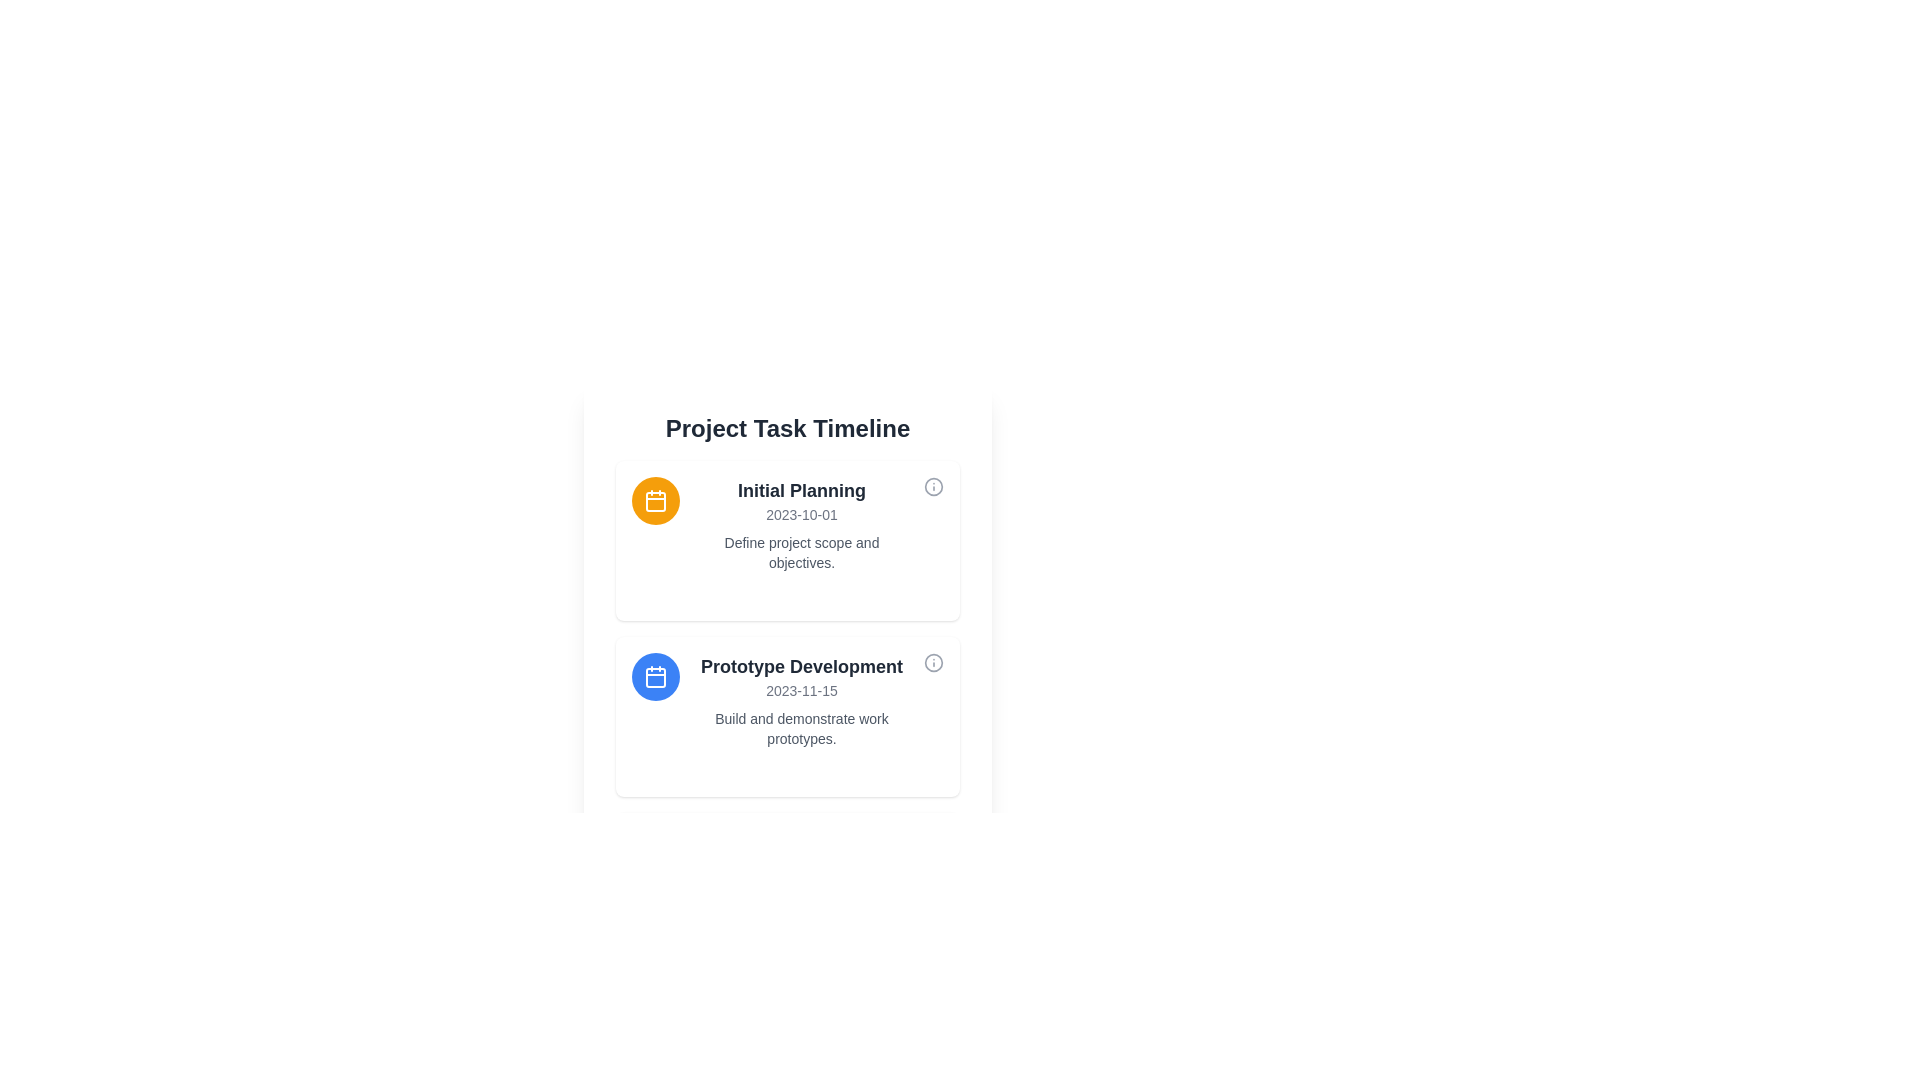 The width and height of the screenshot is (1920, 1080). What do you see at coordinates (801, 552) in the screenshot?
I see `text content of the text block that contains the sentence 'Define project scope and objectives.' located in the 'Initial Planning' section, beneath the date '2023-10-01'` at bounding box center [801, 552].